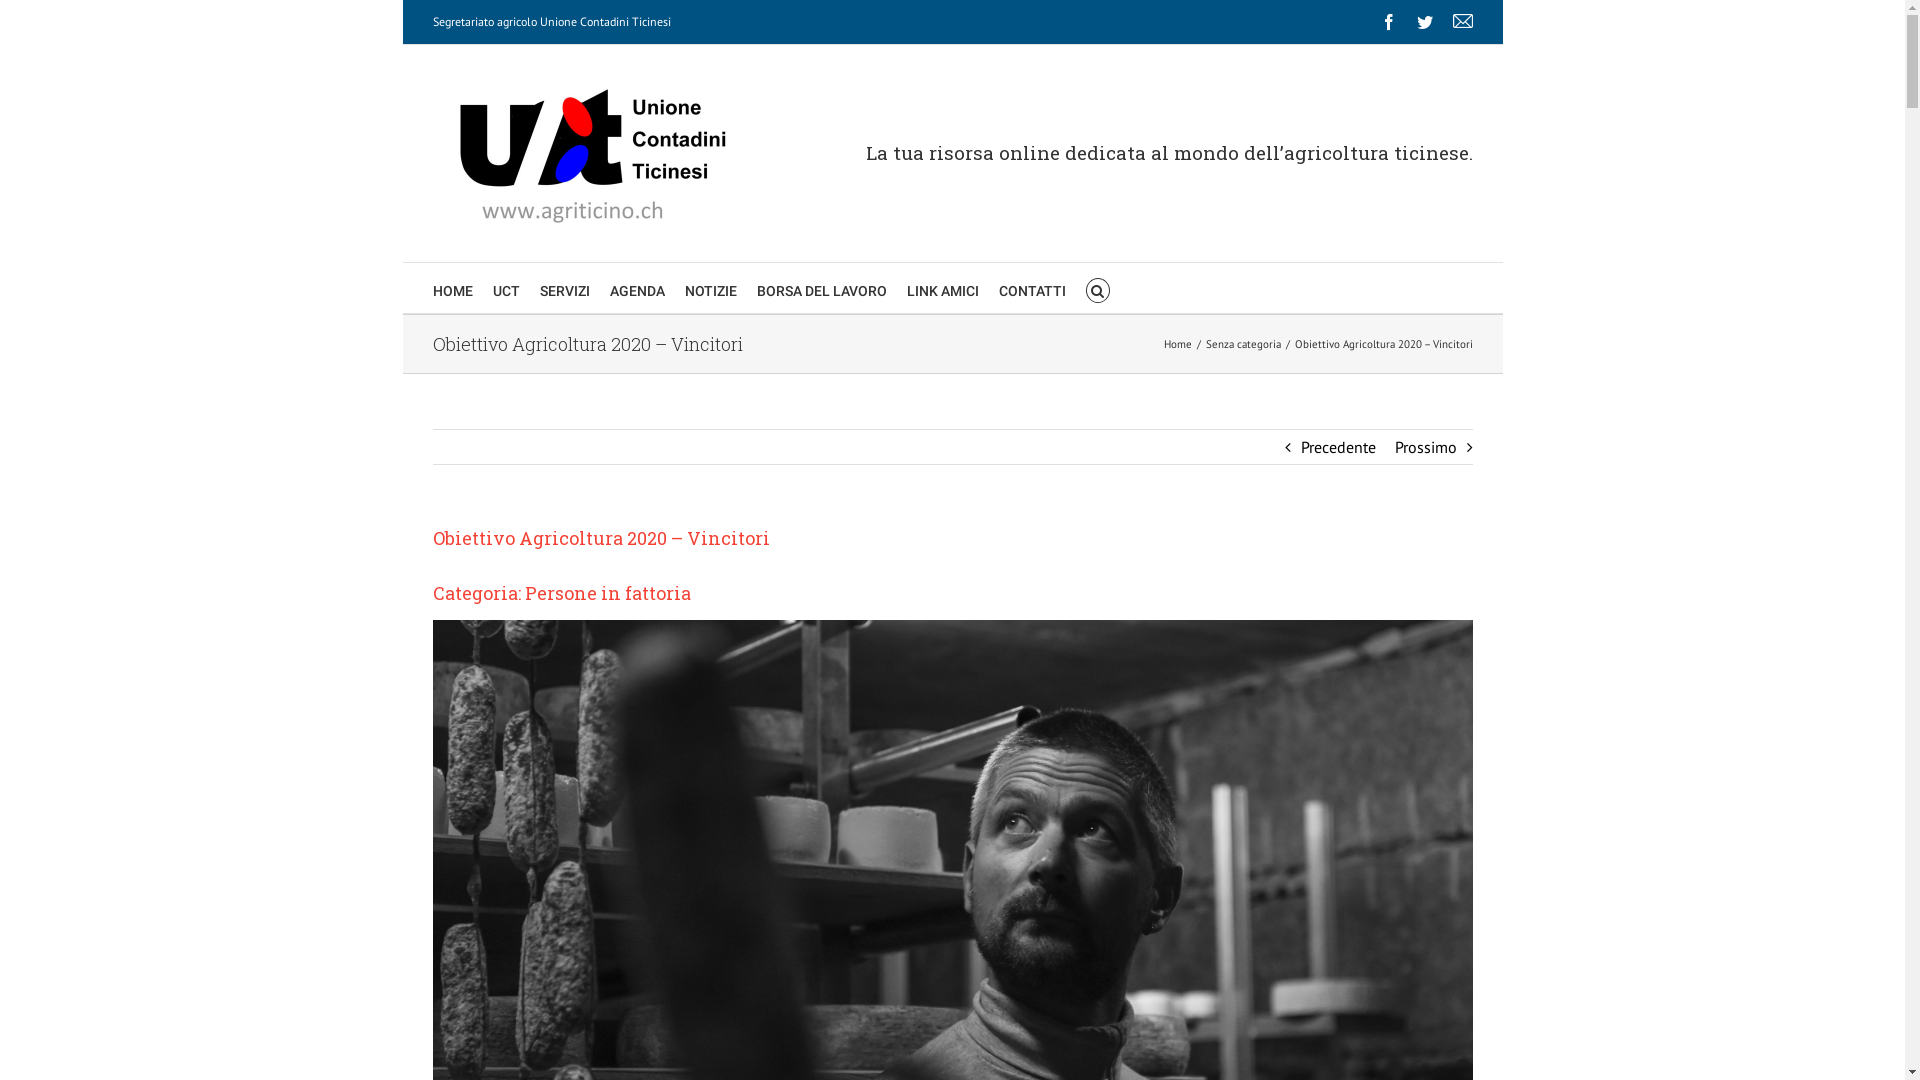  Describe the element at coordinates (1337, 446) in the screenshot. I see `'Precedente'` at that location.